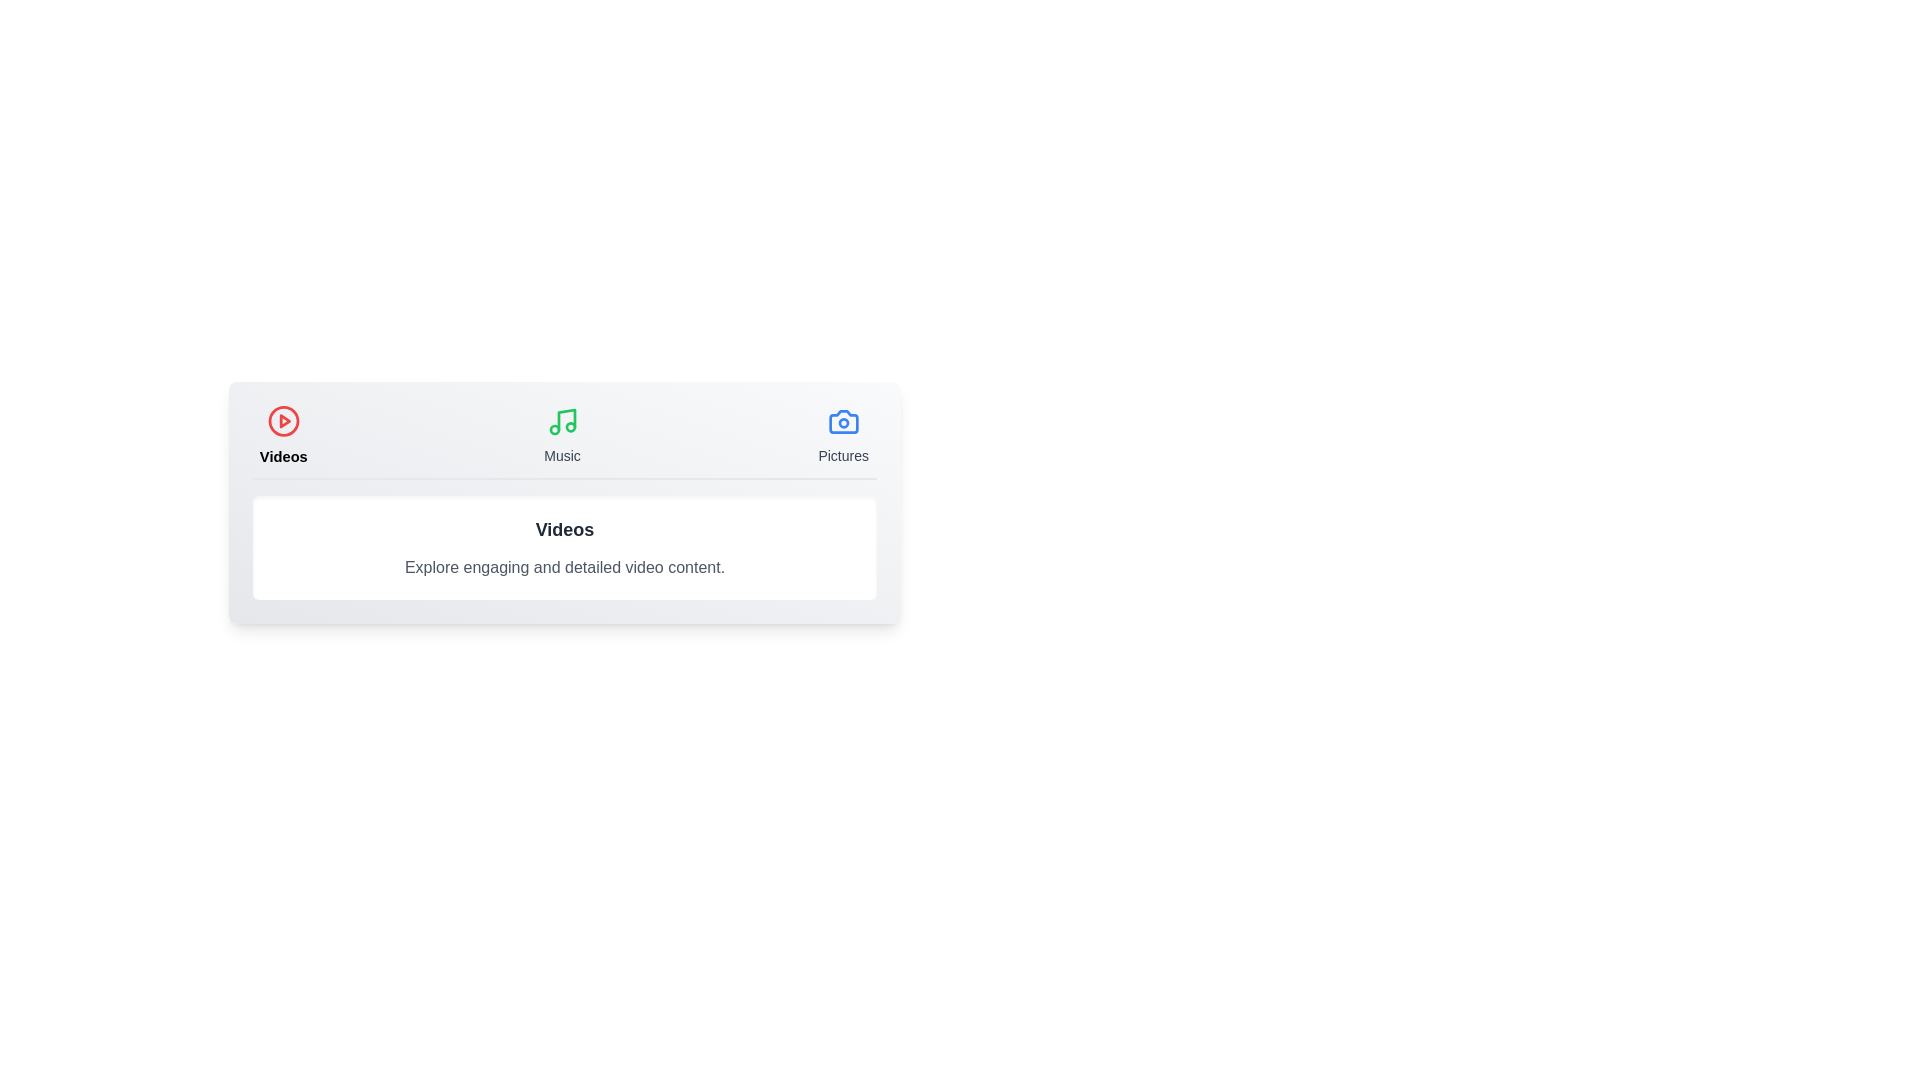 Image resolution: width=1920 pixels, height=1080 pixels. Describe the element at coordinates (561, 434) in the screenshot. I see `the Music tab by clicking on its button` at that location.